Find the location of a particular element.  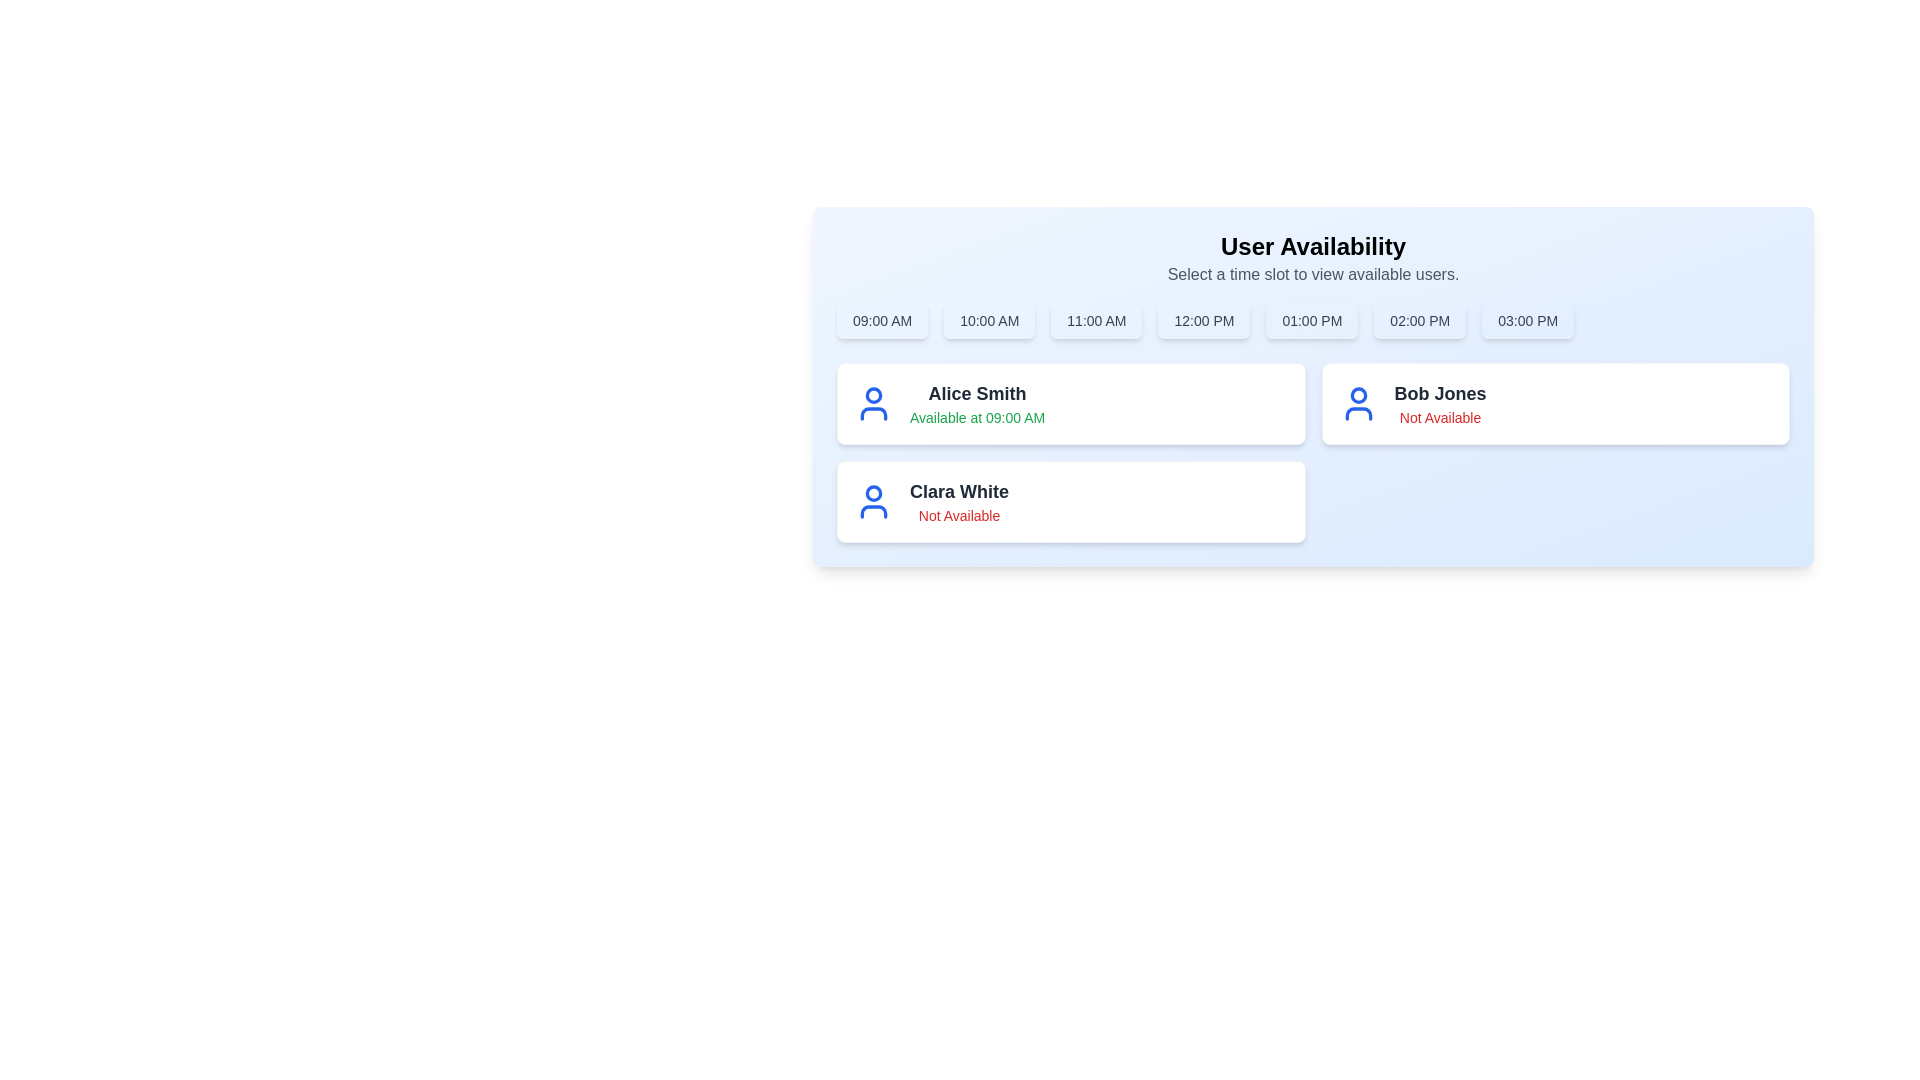

the text label displaying 'Not Available' in red color, which is located below 'Bob Jones' in the user availability list is located at coordinates (1440, 416).